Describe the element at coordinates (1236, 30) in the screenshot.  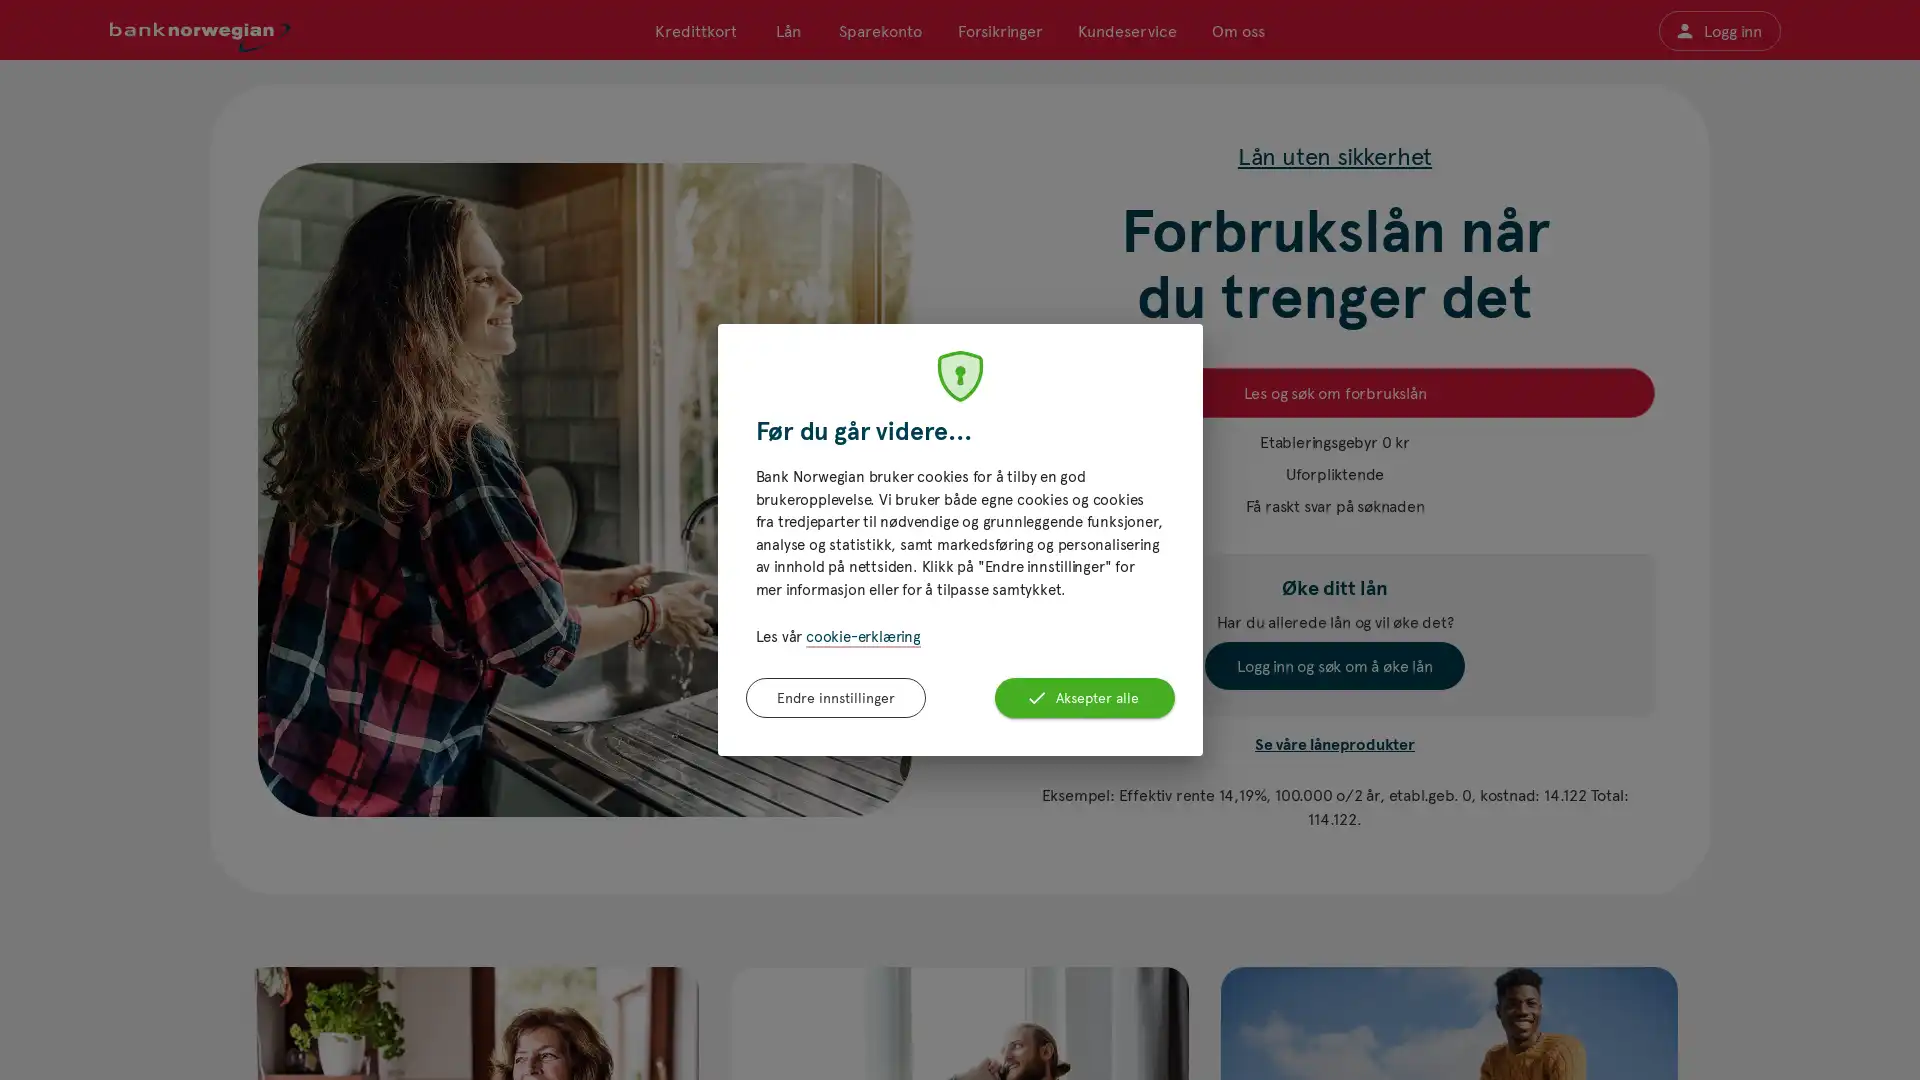
I see `Om oss` at that location.